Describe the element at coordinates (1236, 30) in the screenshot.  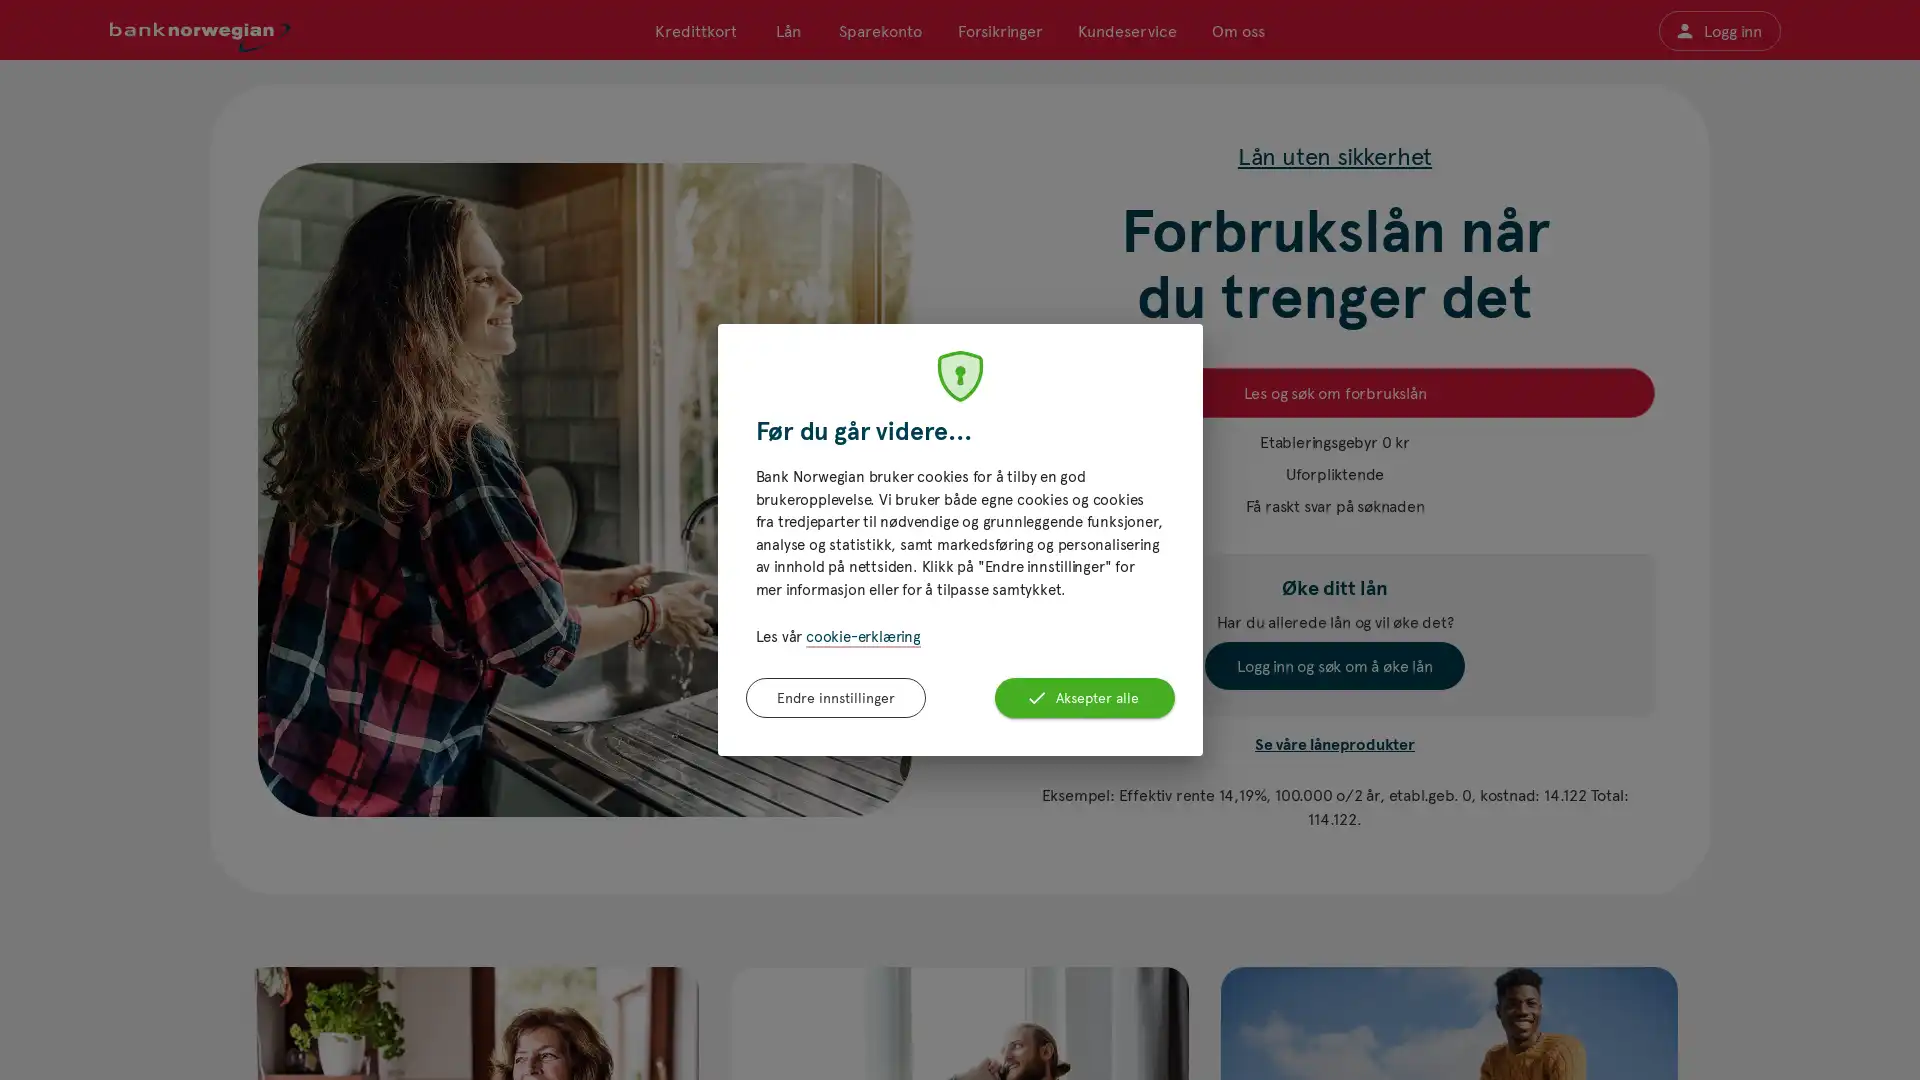
I see `Om oss` at that location.